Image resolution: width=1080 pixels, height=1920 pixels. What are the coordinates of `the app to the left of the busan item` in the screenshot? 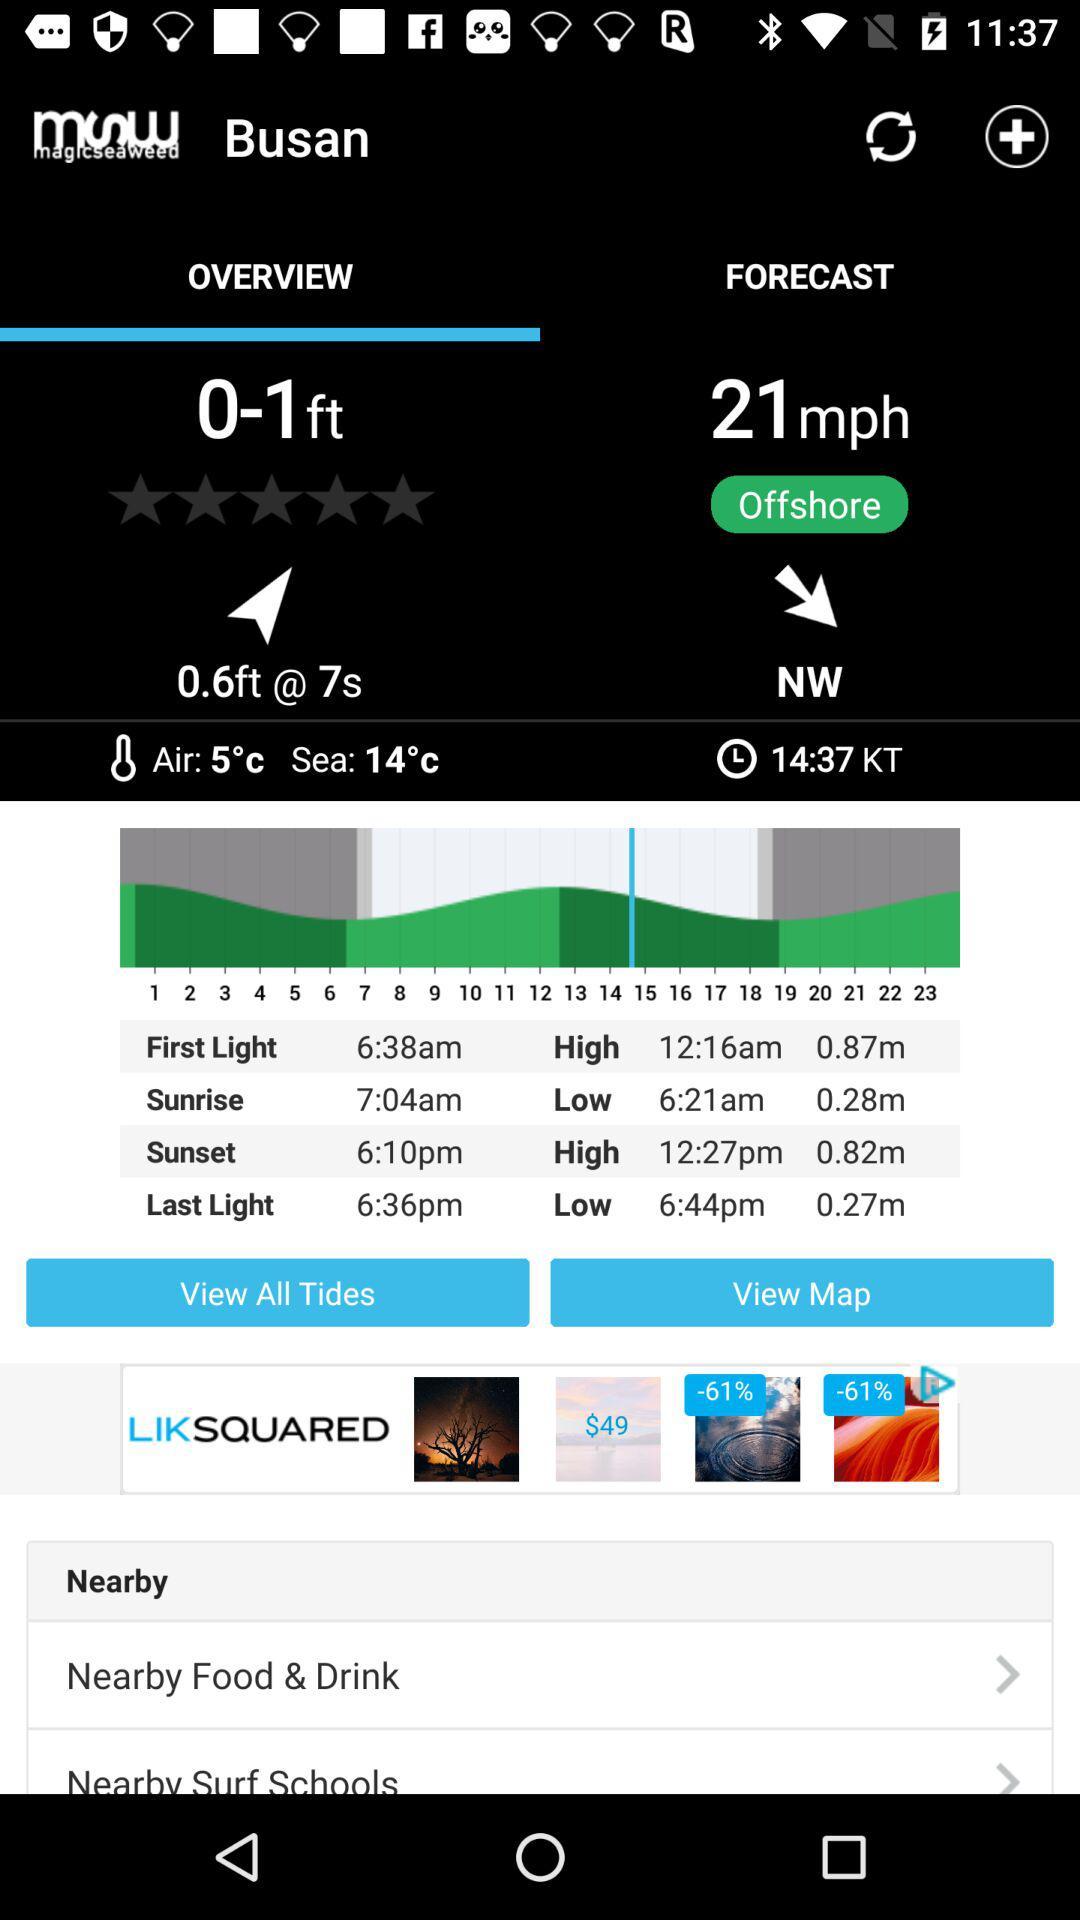 It's located at (106, 135).